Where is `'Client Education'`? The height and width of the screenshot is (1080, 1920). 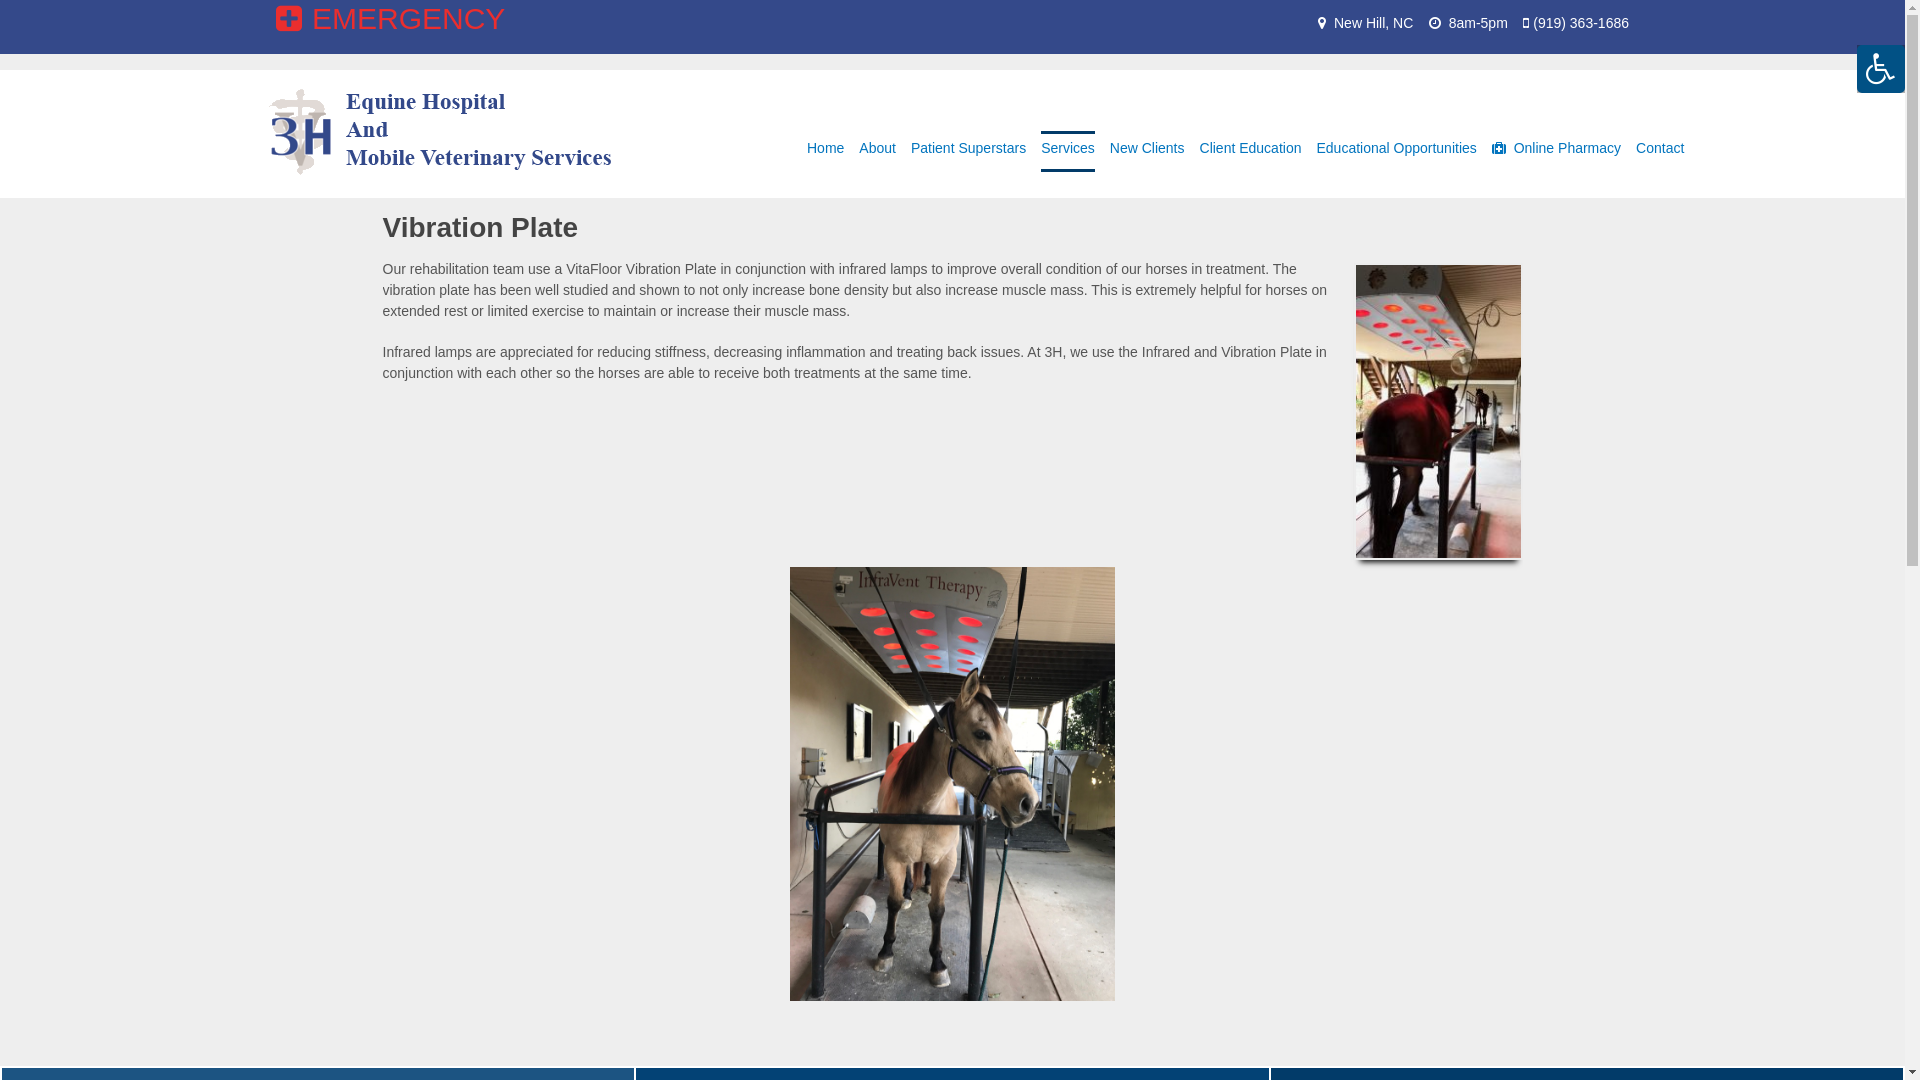
'Client Education' is located at coordinates (1250, 155).